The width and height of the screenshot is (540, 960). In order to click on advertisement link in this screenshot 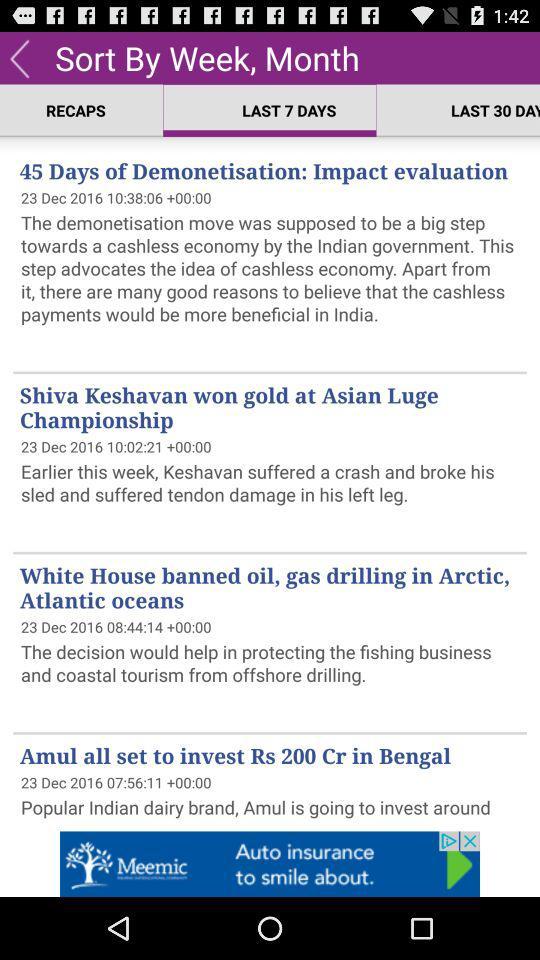, I will do `click(270, 863)`.